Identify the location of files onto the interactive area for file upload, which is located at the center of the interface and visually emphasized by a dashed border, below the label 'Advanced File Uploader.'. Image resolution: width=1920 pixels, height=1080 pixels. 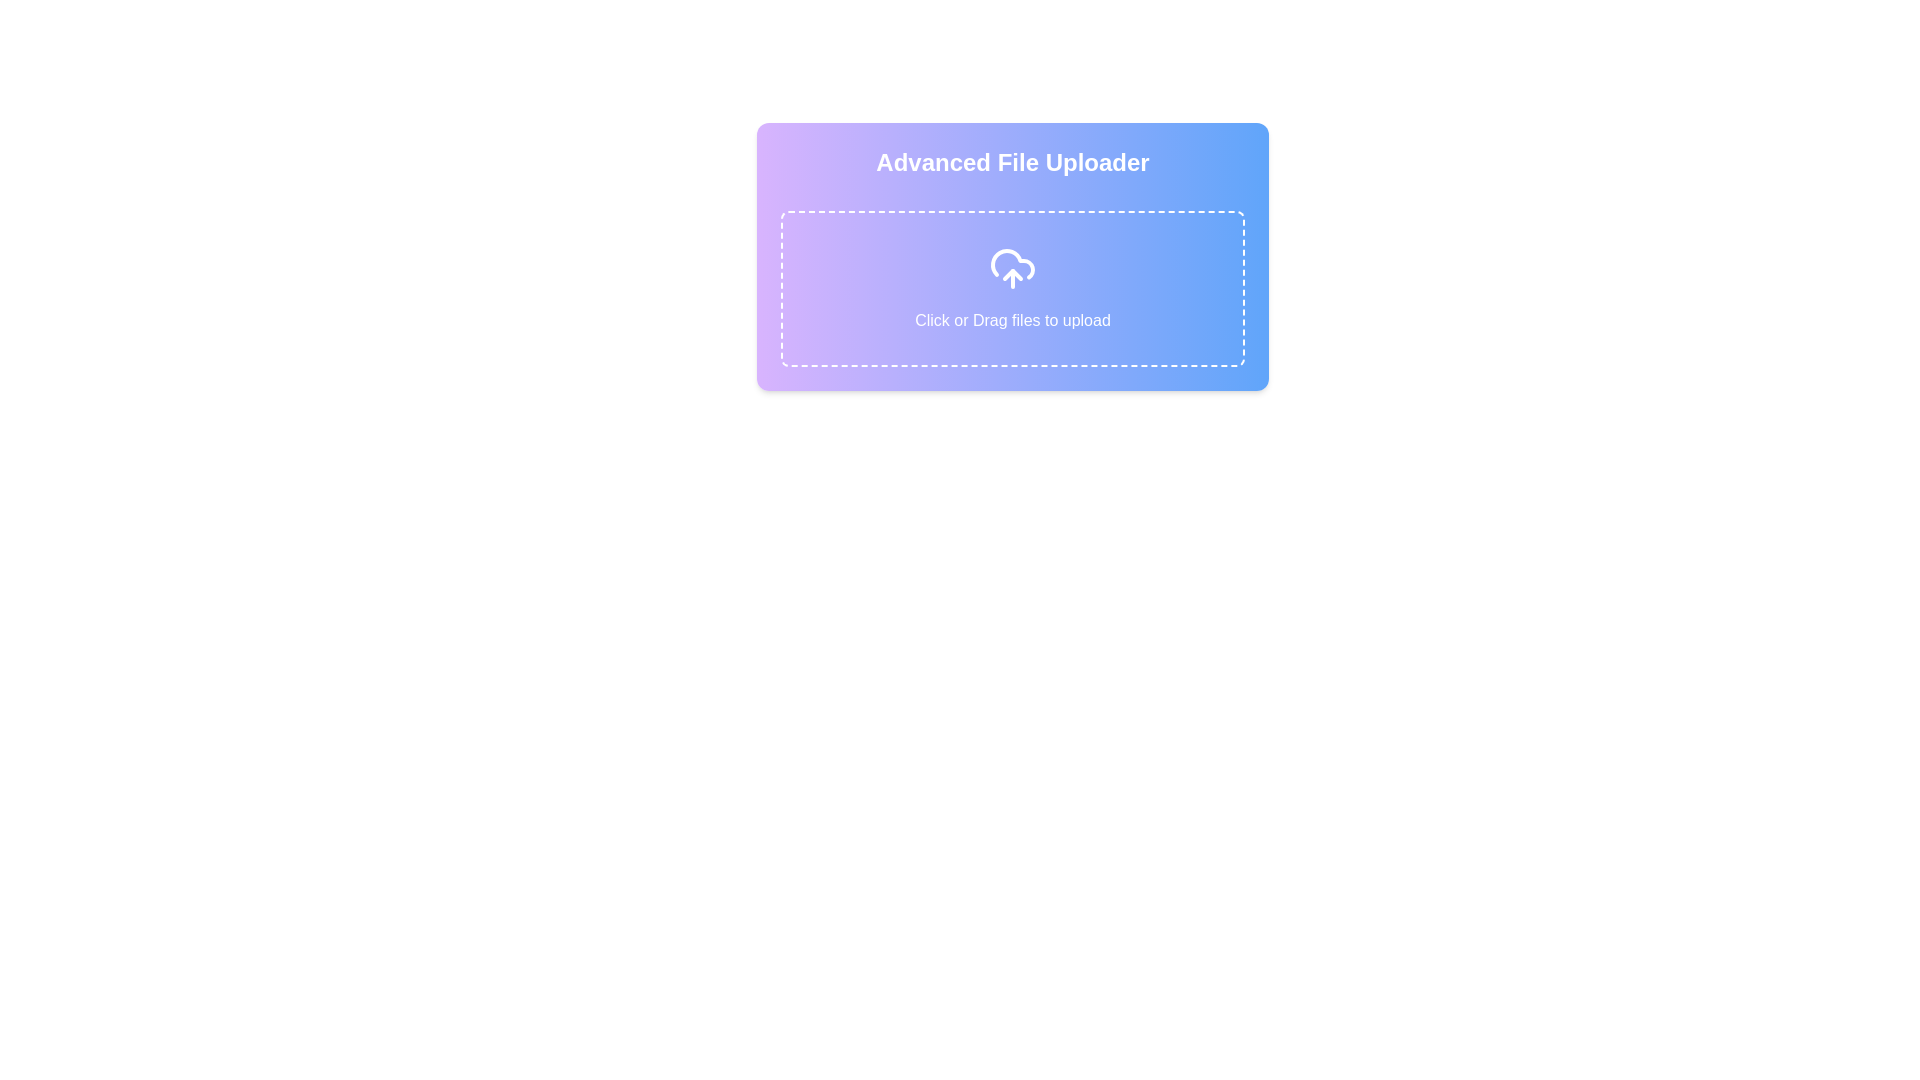
(1012, 256).